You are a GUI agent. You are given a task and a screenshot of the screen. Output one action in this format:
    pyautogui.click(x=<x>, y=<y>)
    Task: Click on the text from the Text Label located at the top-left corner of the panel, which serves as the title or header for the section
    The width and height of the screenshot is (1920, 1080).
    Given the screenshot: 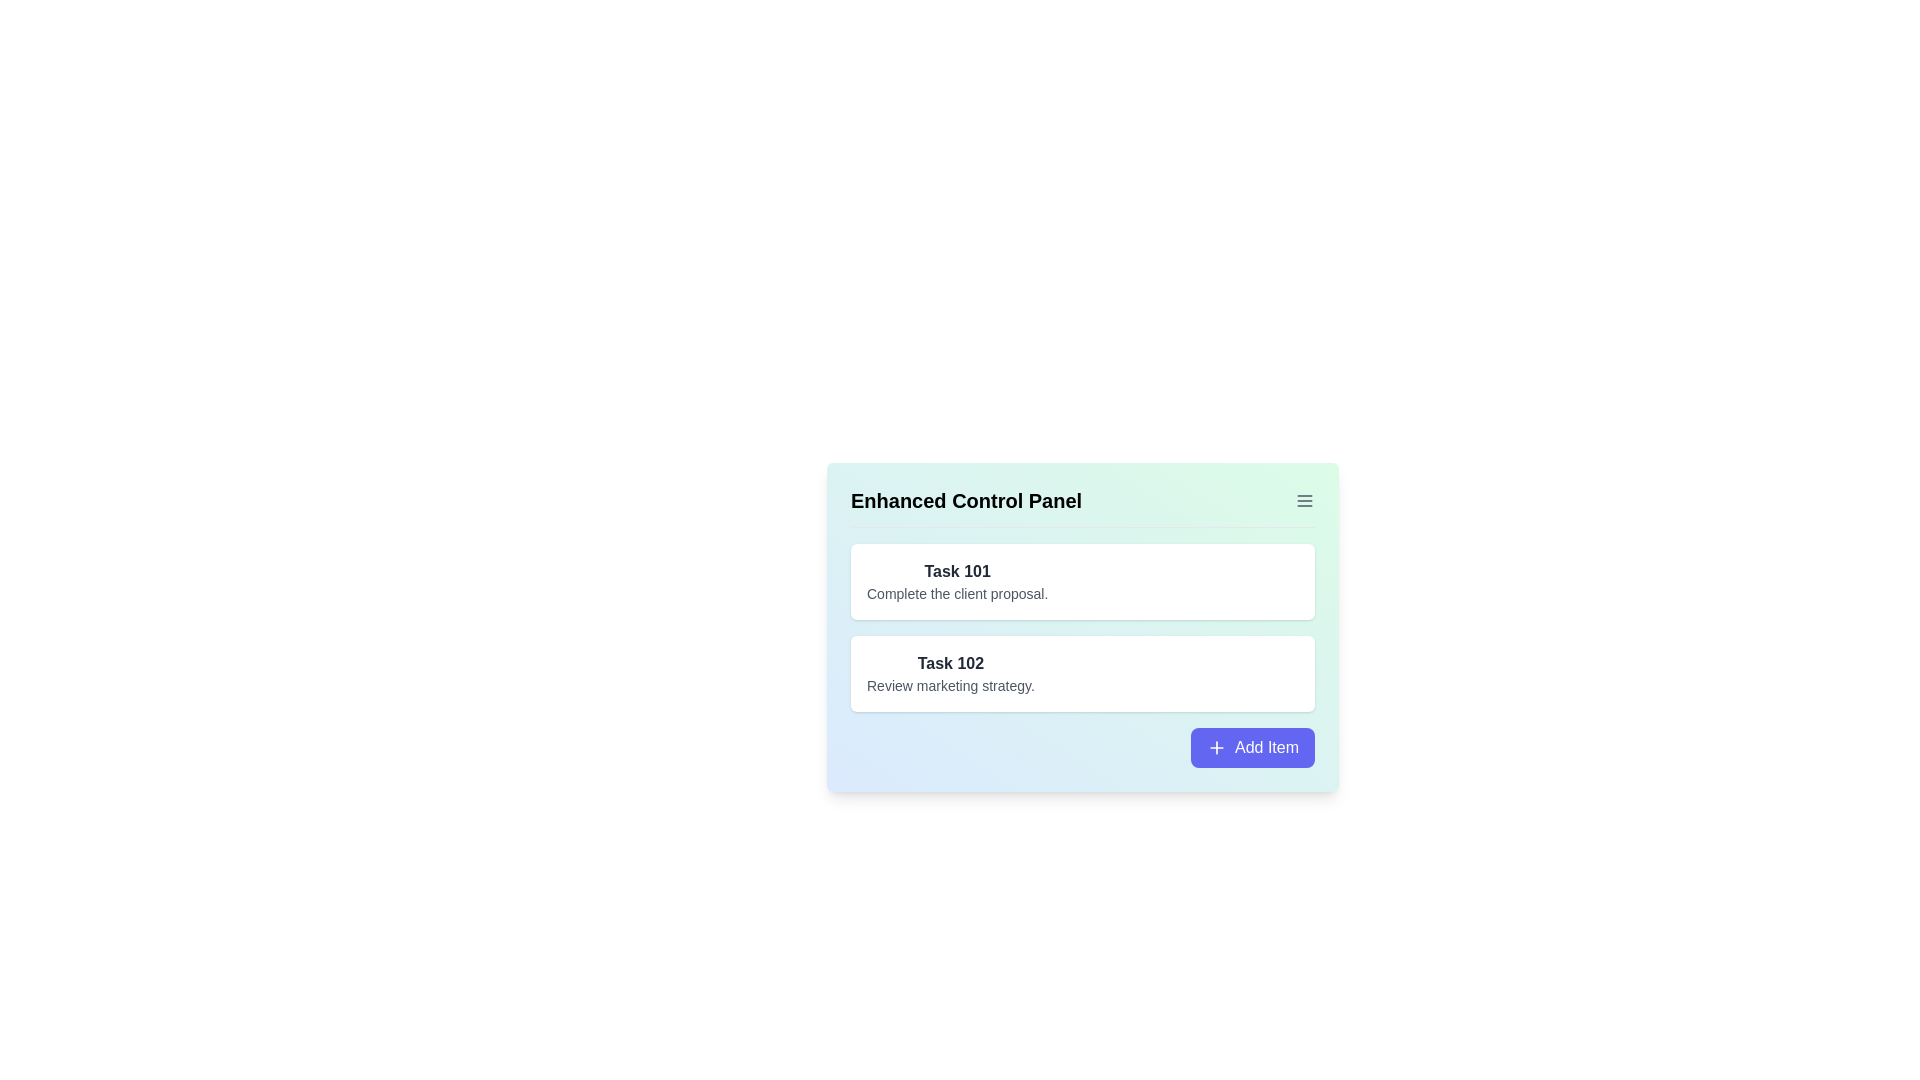 What is the action you would take?
    pyautogui.click(x=966, y=500)
    